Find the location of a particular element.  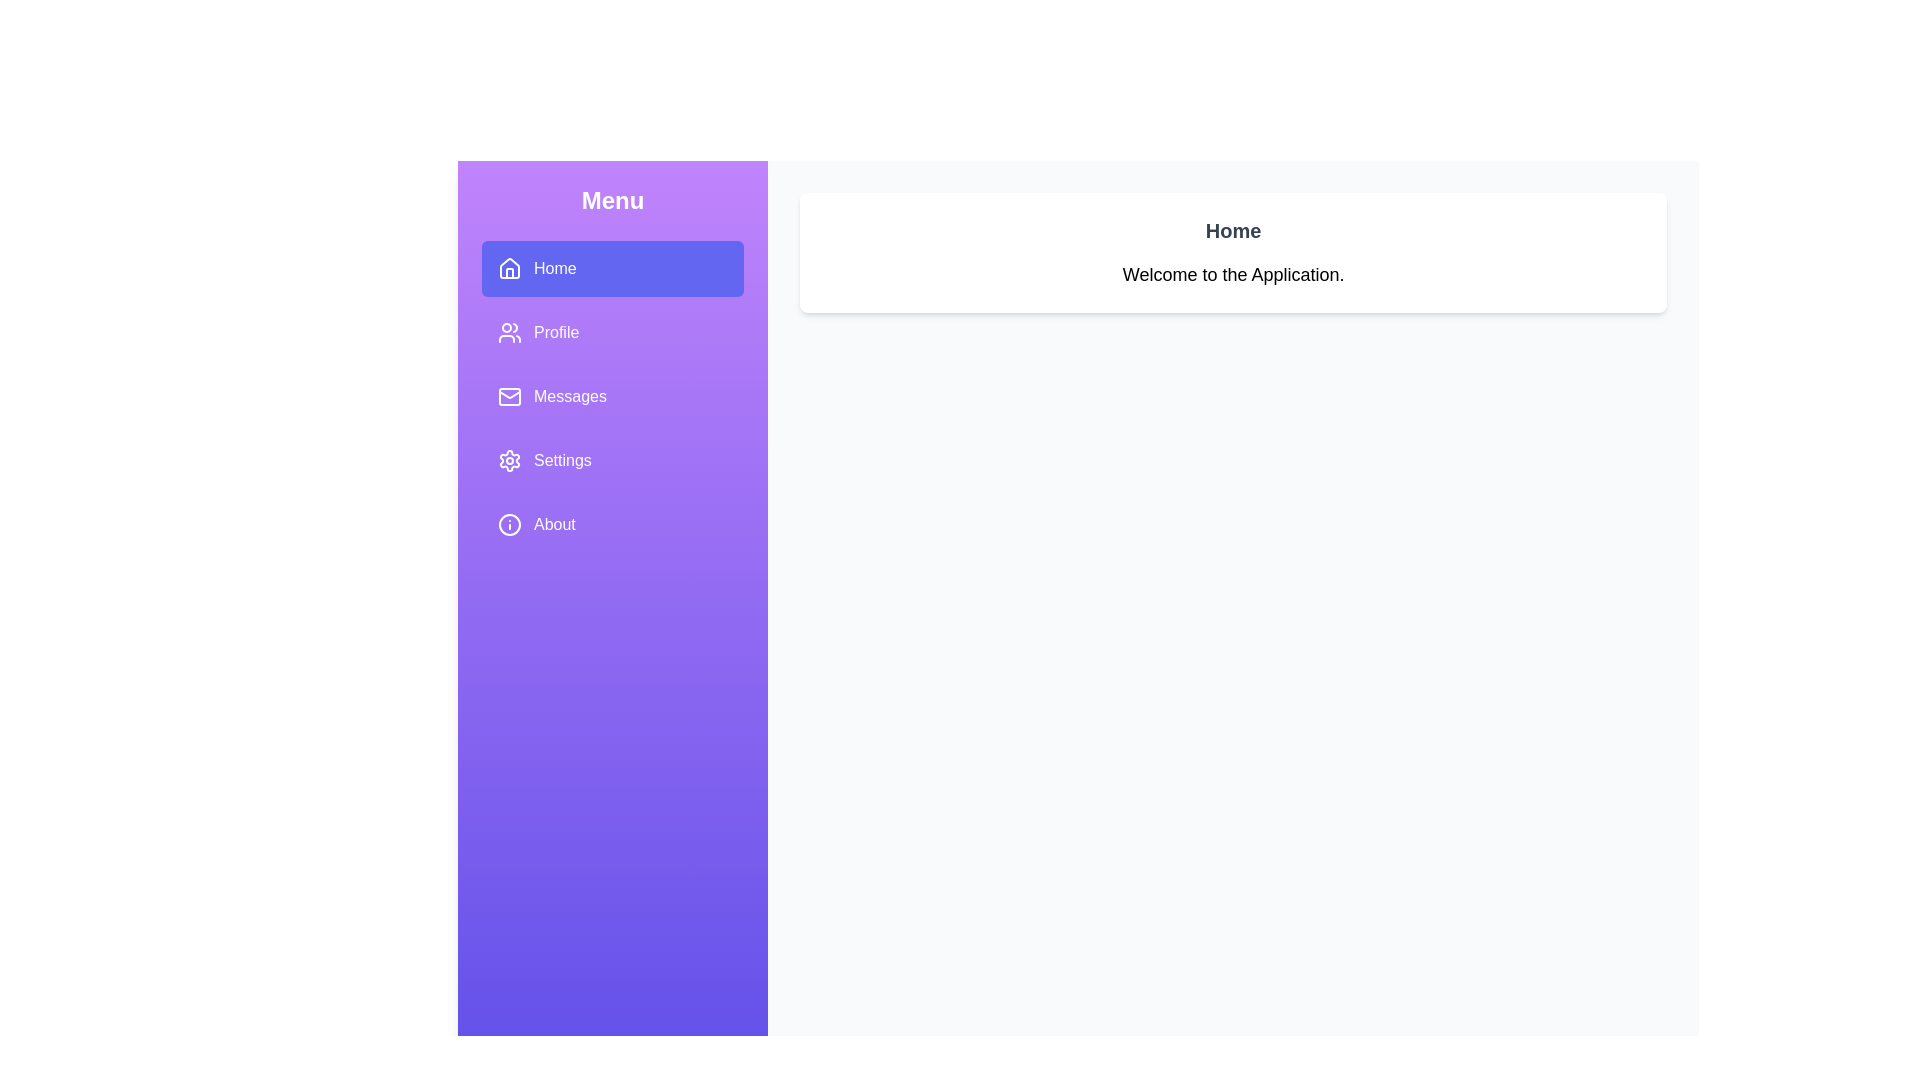

the fourth menu item in the sidebar, which provides access to the application's settings is located at coordinates (612, 461).